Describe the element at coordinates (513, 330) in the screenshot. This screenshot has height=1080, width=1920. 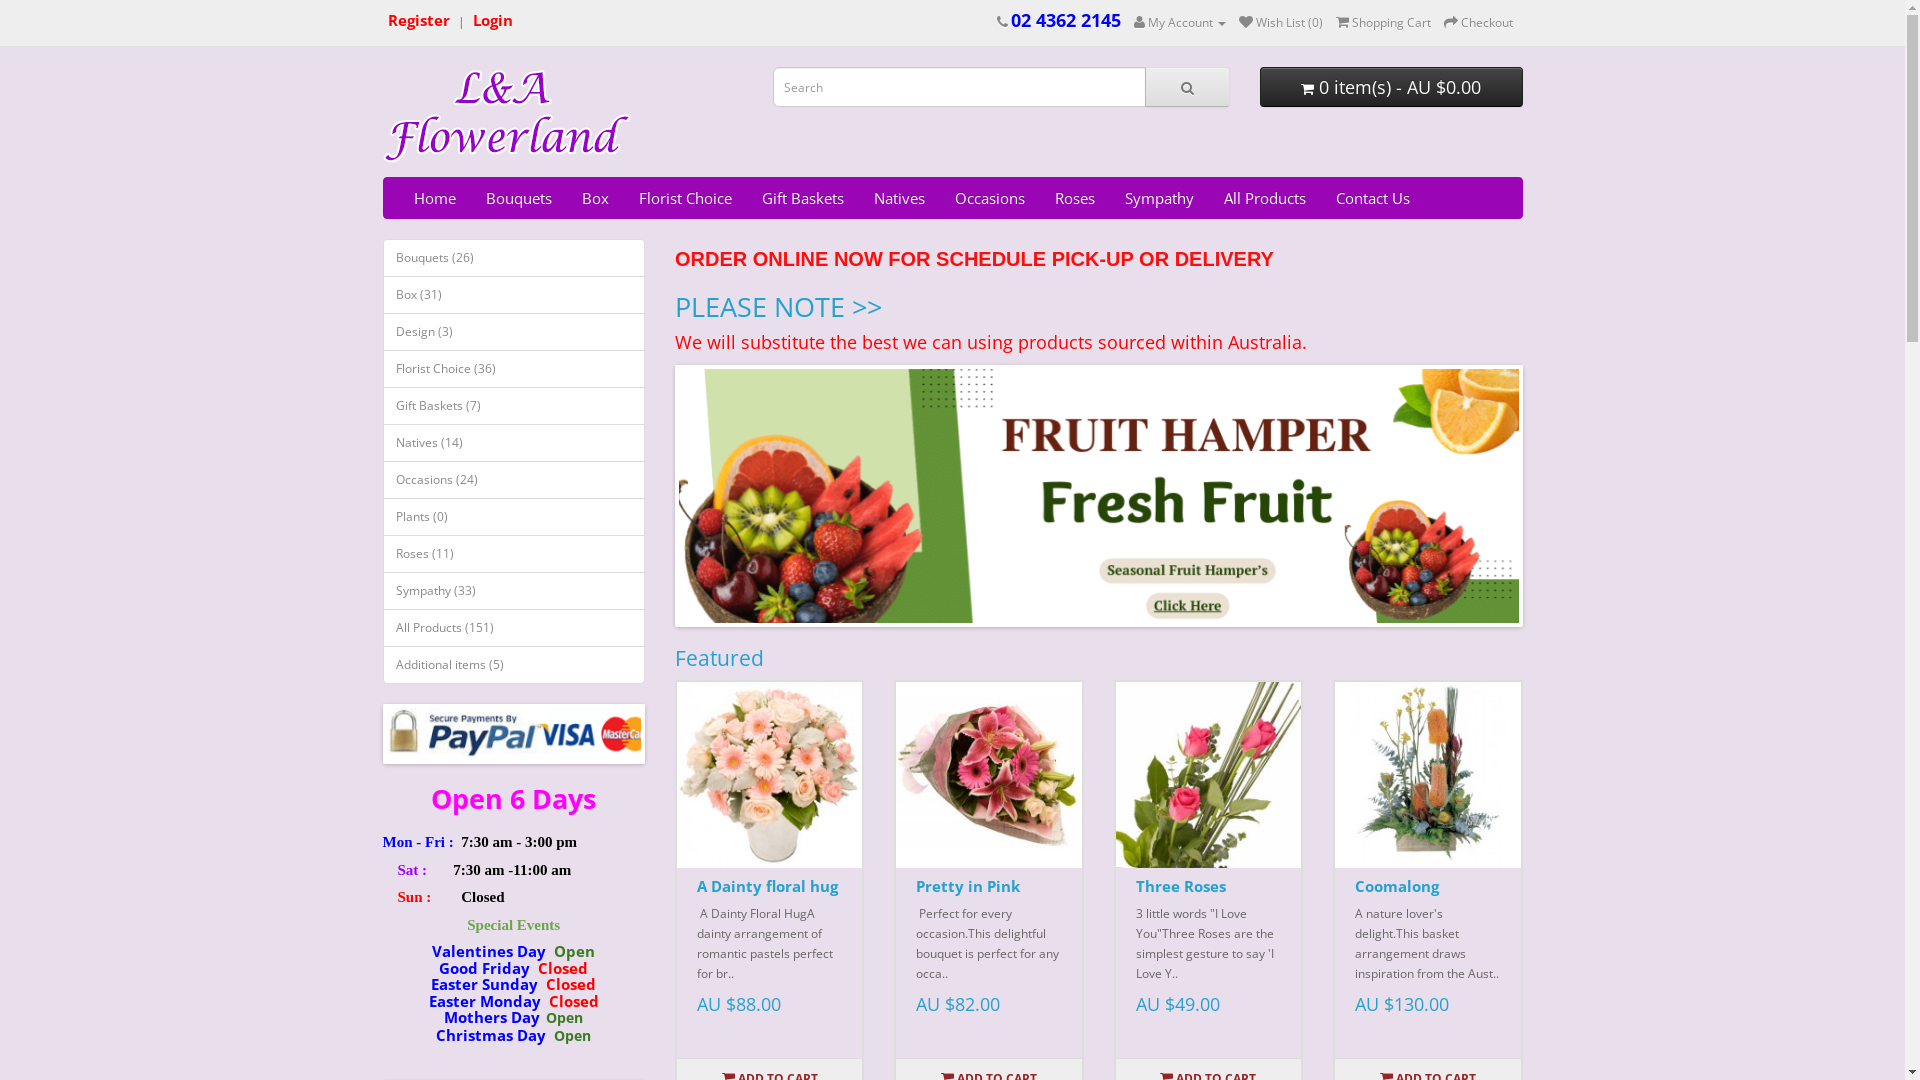
I see `'Design (3)'` at that location.